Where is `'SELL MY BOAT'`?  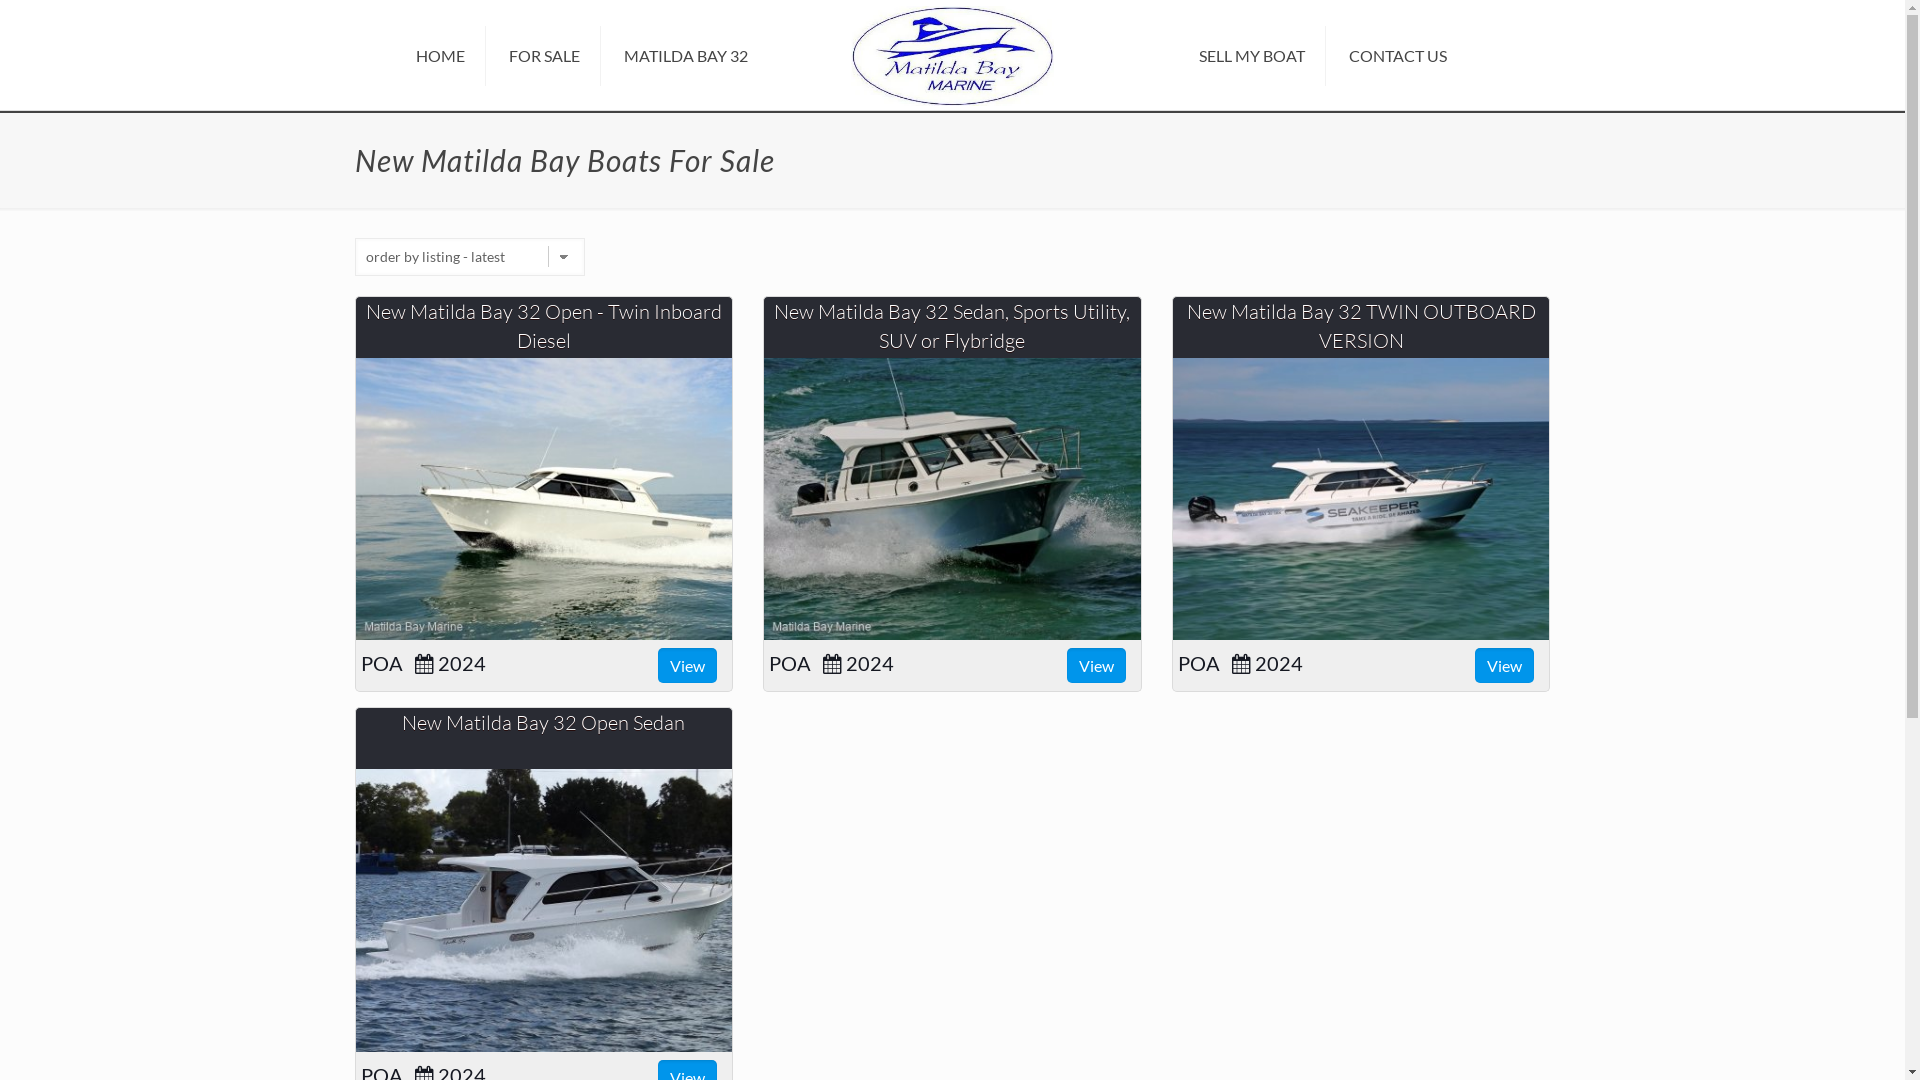 'SELL MY BOAT' is located at coordinates (1251, 55).